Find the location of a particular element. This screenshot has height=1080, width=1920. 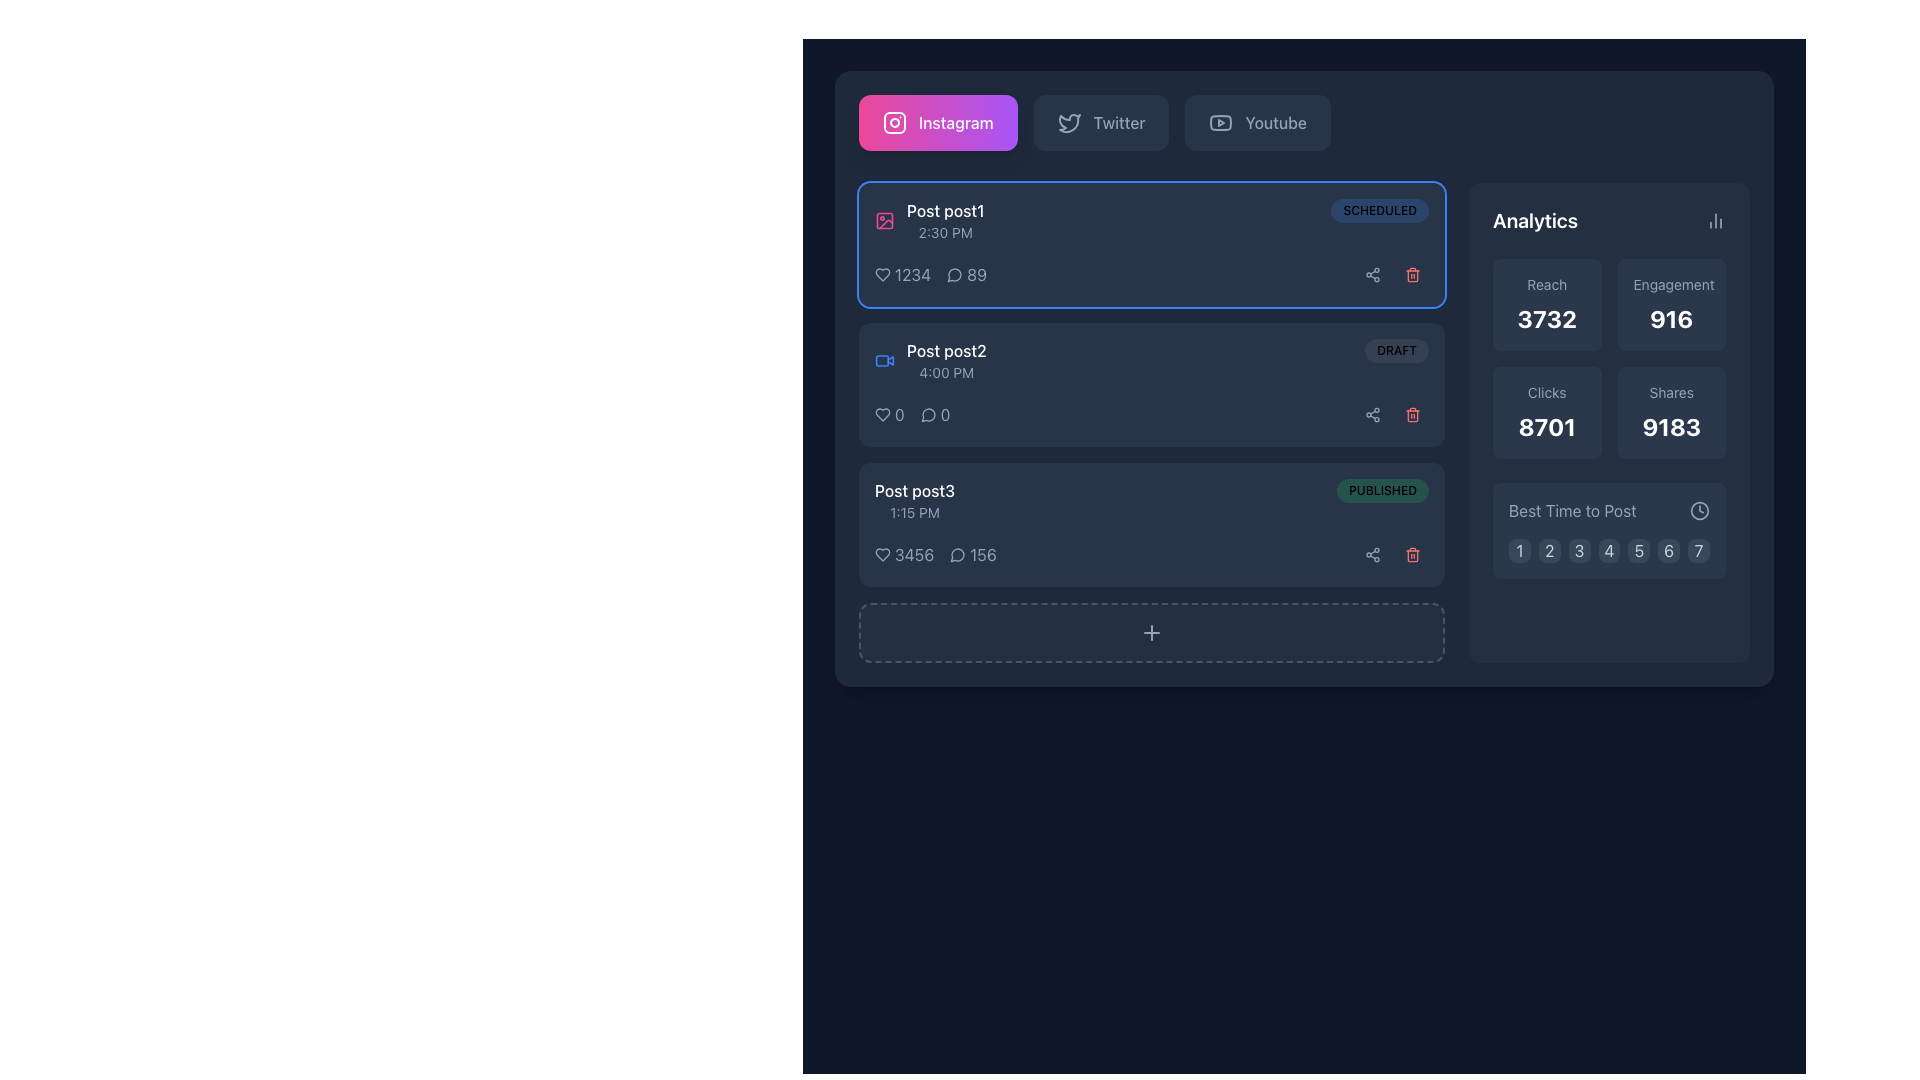

the red trash bin button, which is the second button in a small group of controls on the right-hand side of the card labeled 'Post post3' is located at coordinates (1411, 555).